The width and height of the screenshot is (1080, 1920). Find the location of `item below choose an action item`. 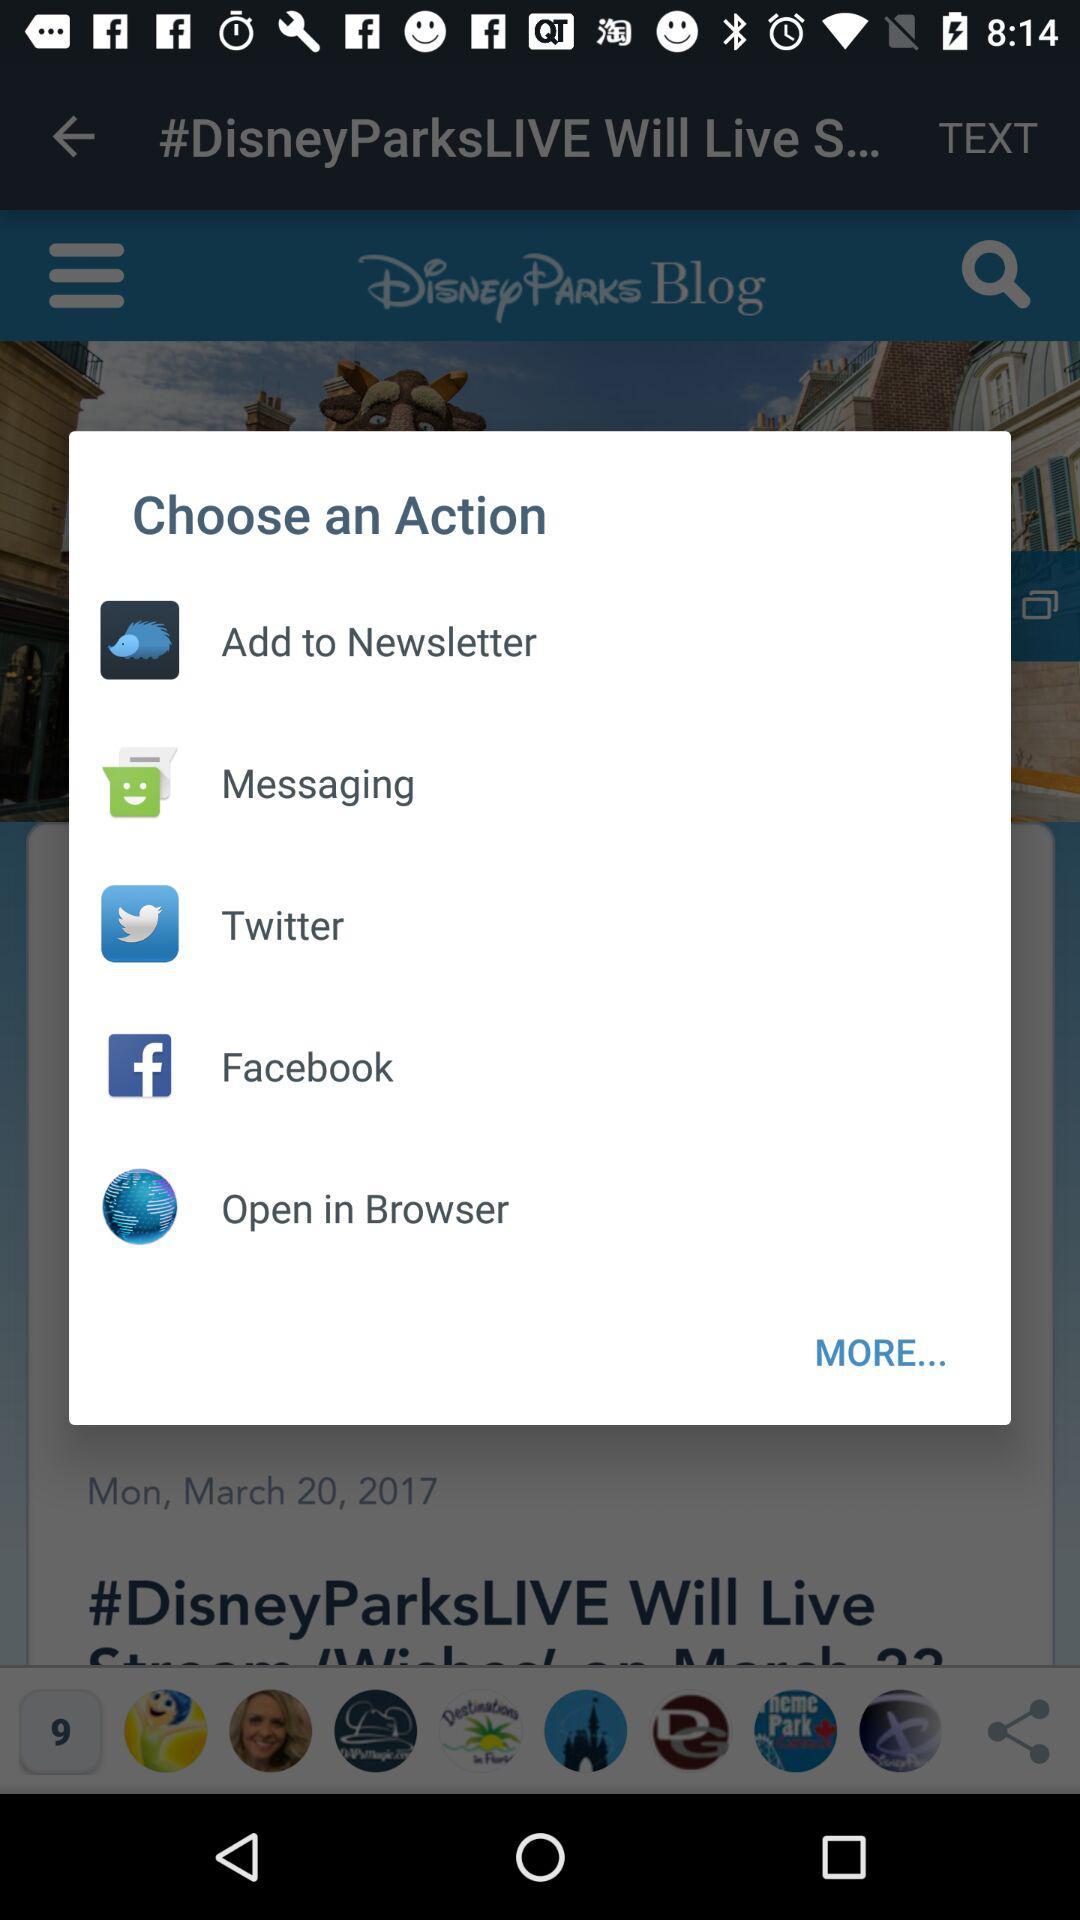

item below choose an action item is located at coordinates (357, 640).